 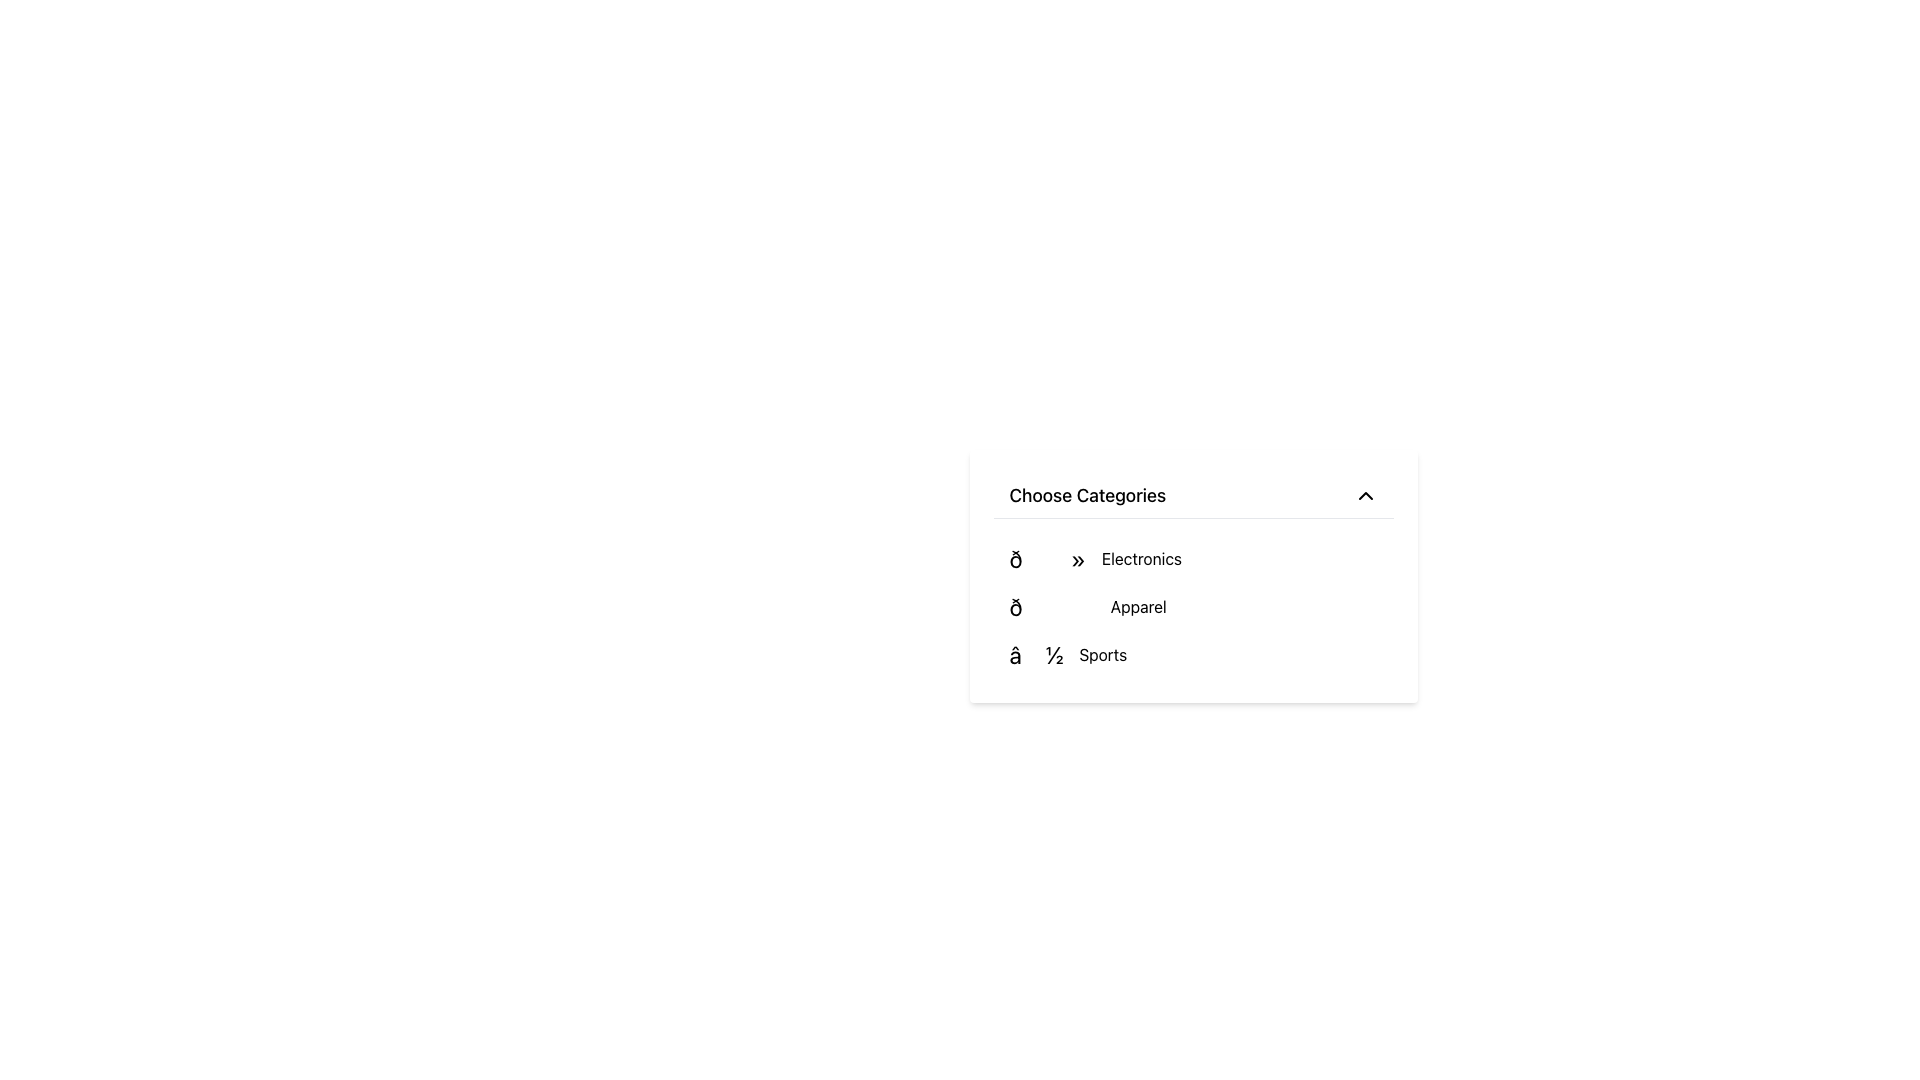 What do you see at coordinates (1102, 655) in the screenshot?
I see `the 'Sports' category text label` at bounding box center [1102, 655].